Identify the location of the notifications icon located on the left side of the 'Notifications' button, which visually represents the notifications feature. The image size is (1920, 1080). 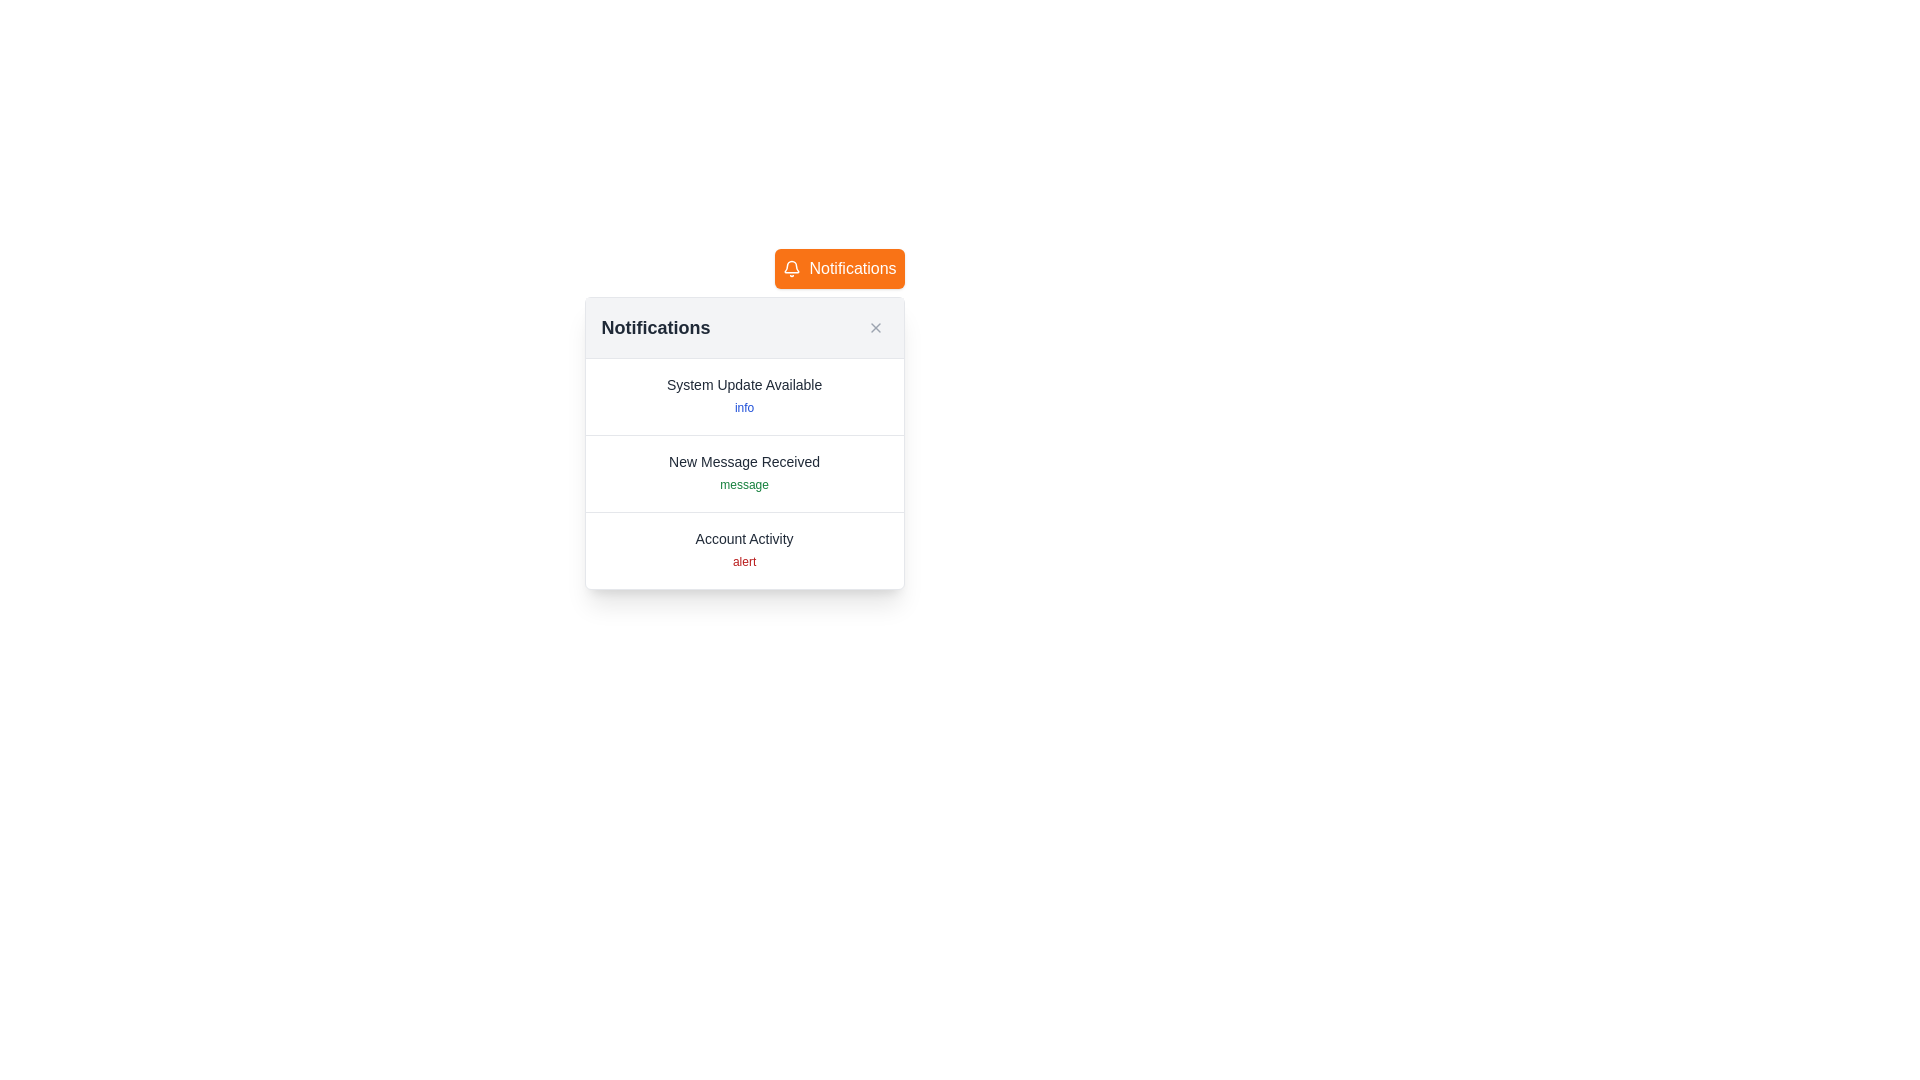
(791, 268).